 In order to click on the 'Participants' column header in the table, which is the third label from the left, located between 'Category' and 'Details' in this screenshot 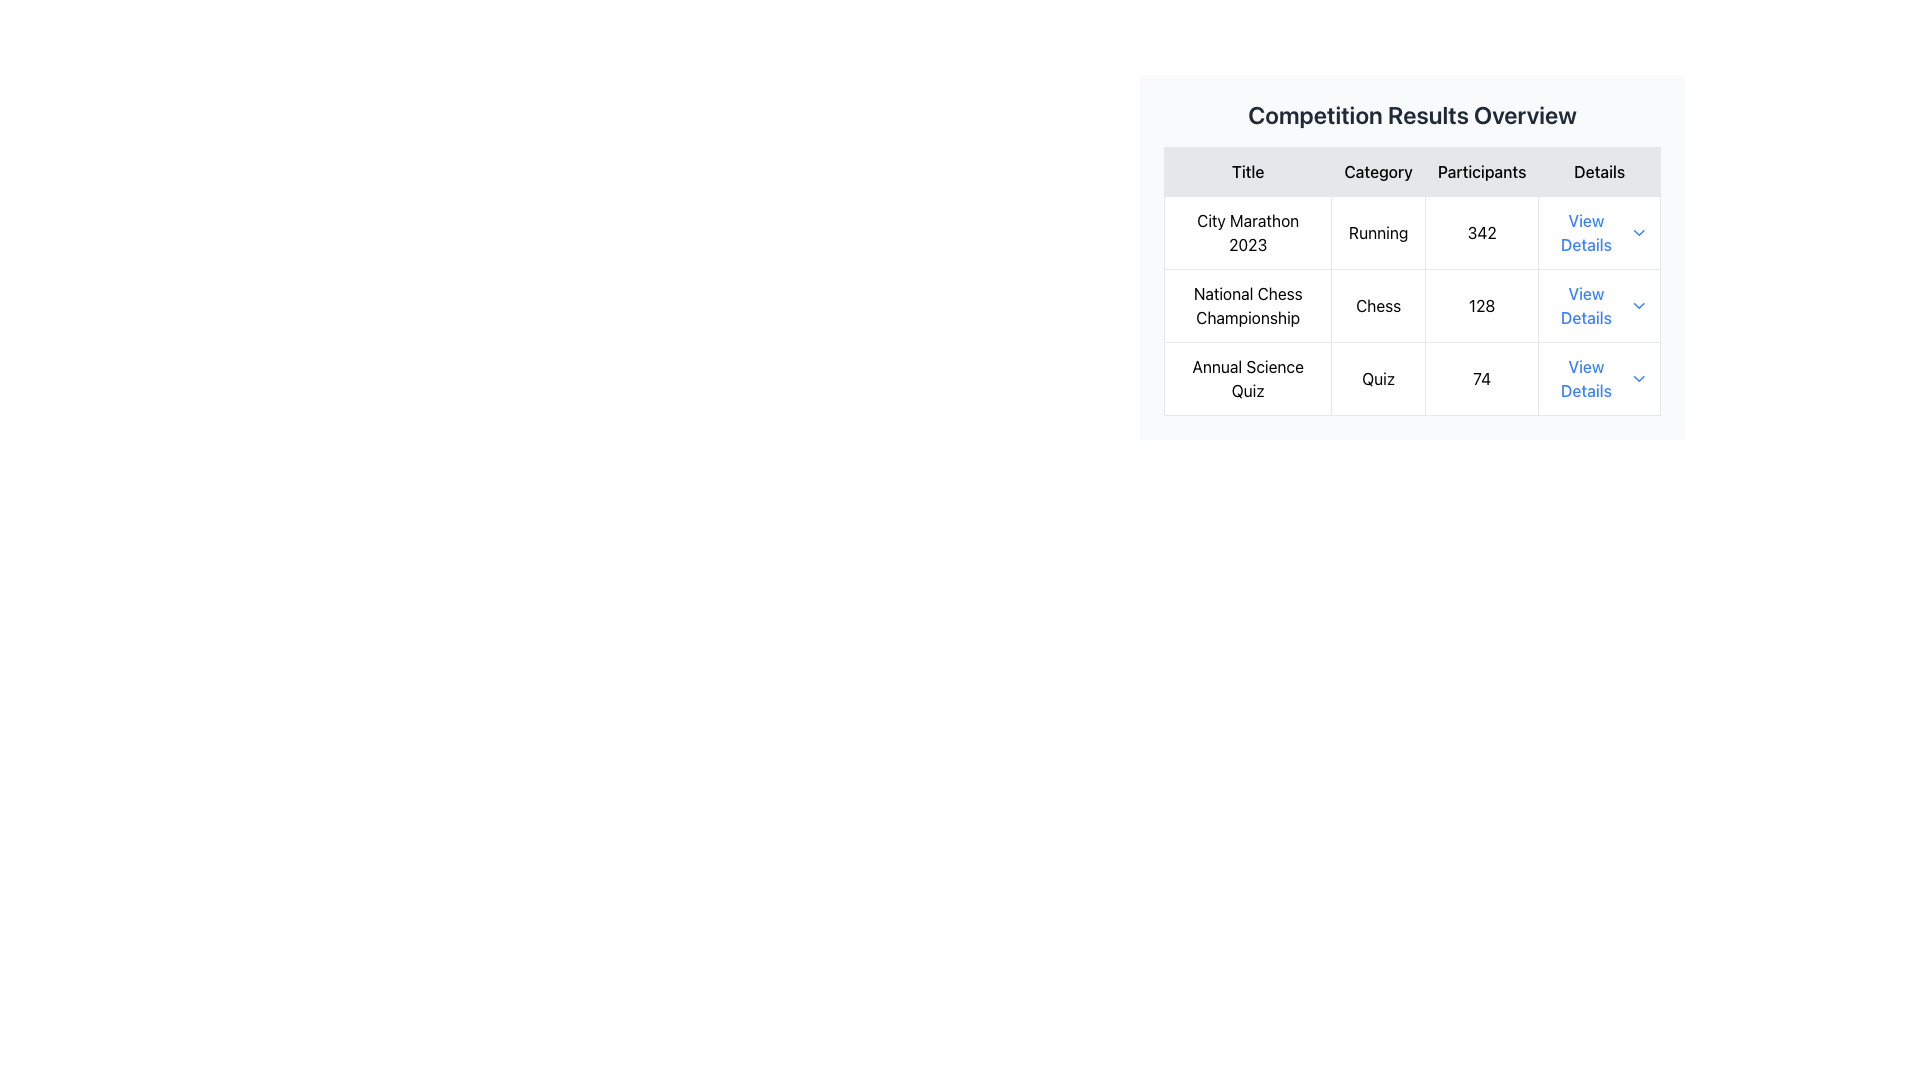, I will do `click(1482, 171)`.